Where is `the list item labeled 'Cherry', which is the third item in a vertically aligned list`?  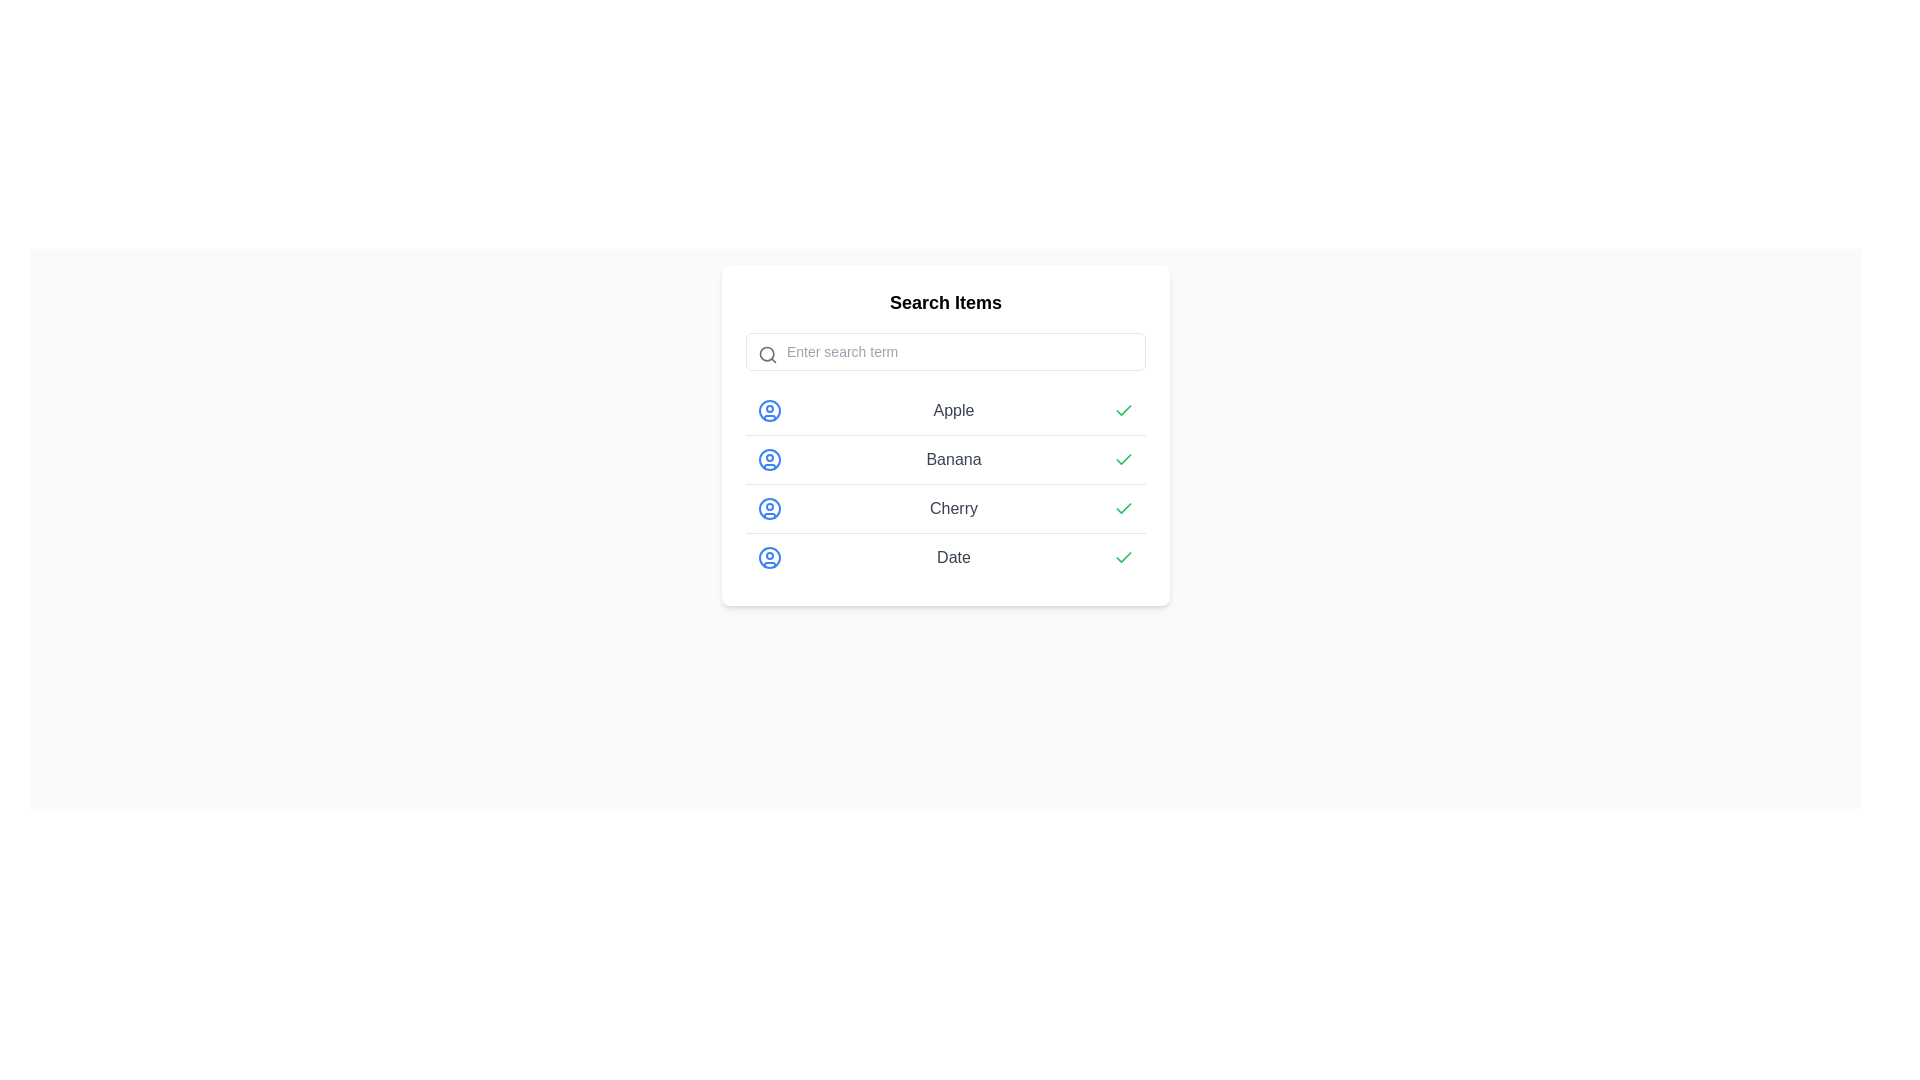
the list item labeled 'Cherry', which is the third item in a vertically aligned list is located at coordinates (944, 507).